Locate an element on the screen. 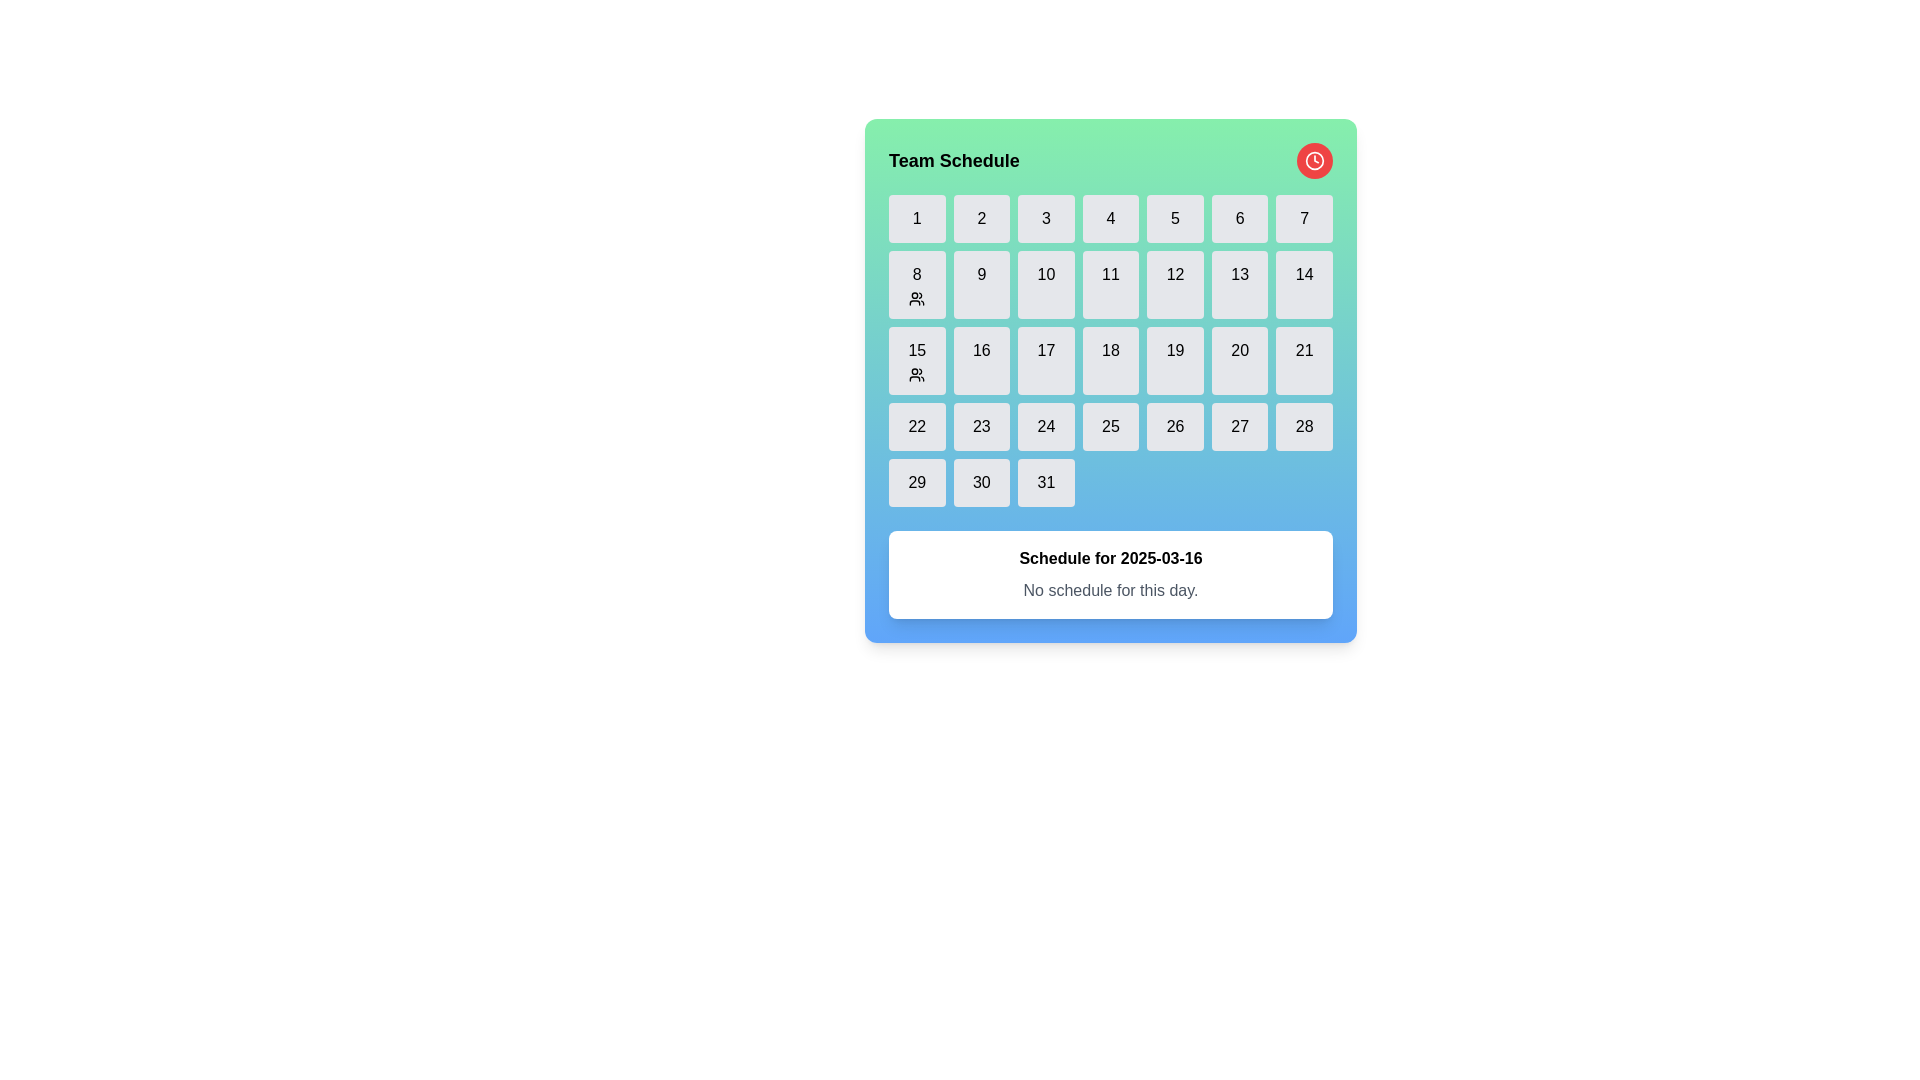 This screenshot has height=1080, width=1920. the square button displaying the number '15' and a group icon is located at coordinates (916, 361).